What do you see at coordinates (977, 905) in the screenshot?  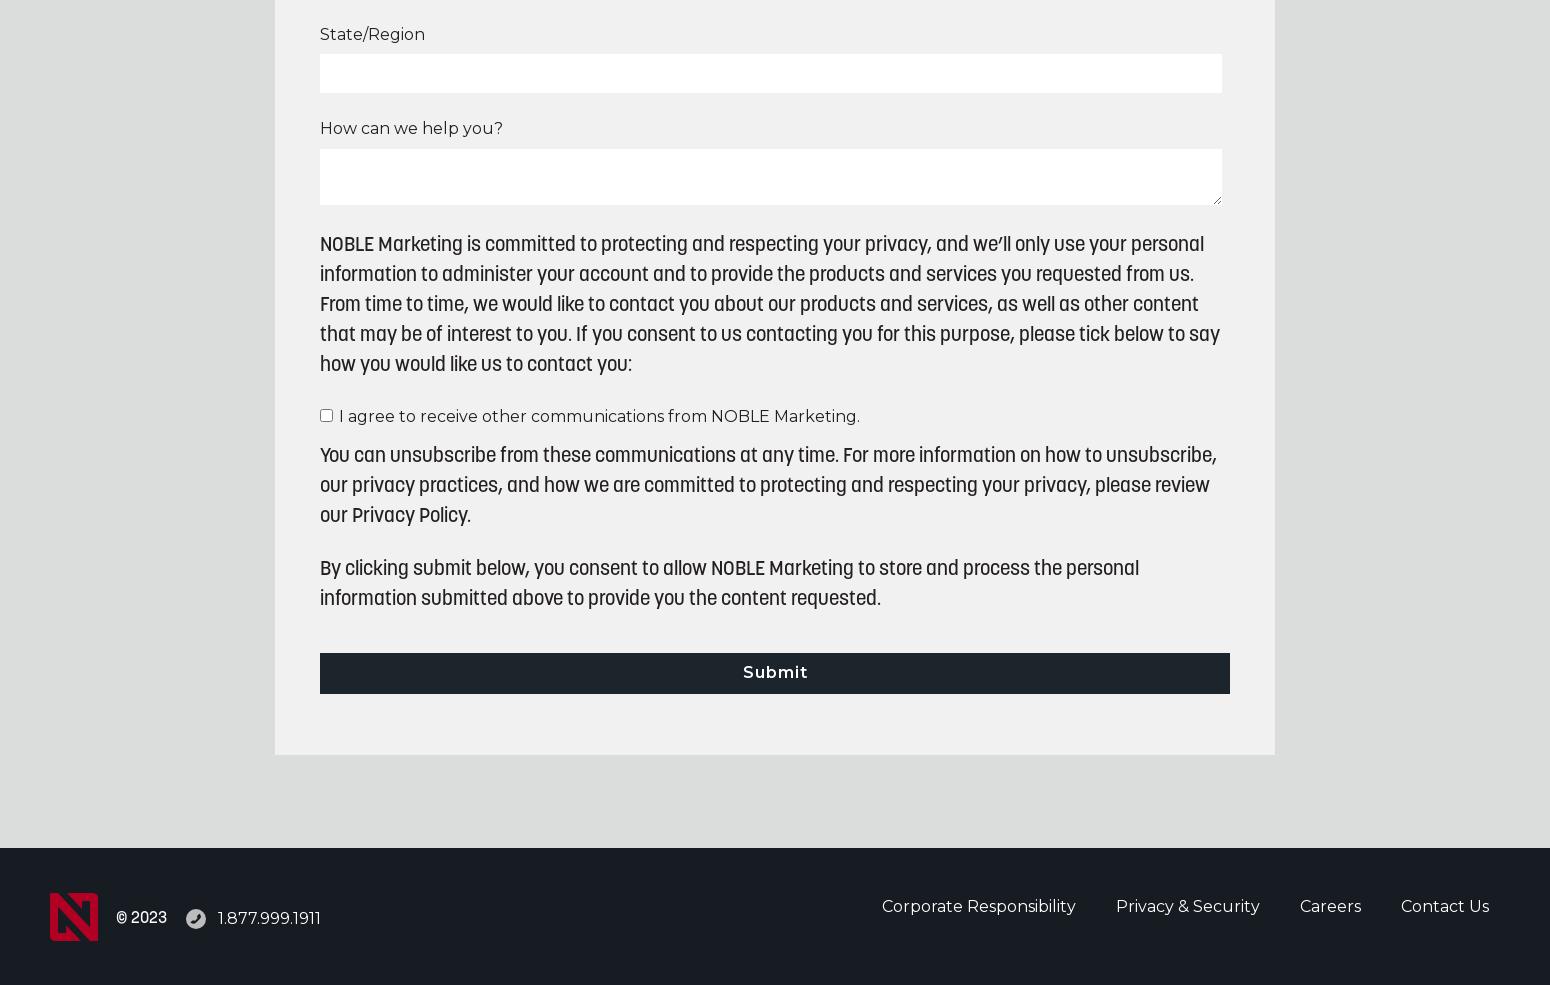 I see `'Corporate Responsibility'` at bounding box center [977, 905].